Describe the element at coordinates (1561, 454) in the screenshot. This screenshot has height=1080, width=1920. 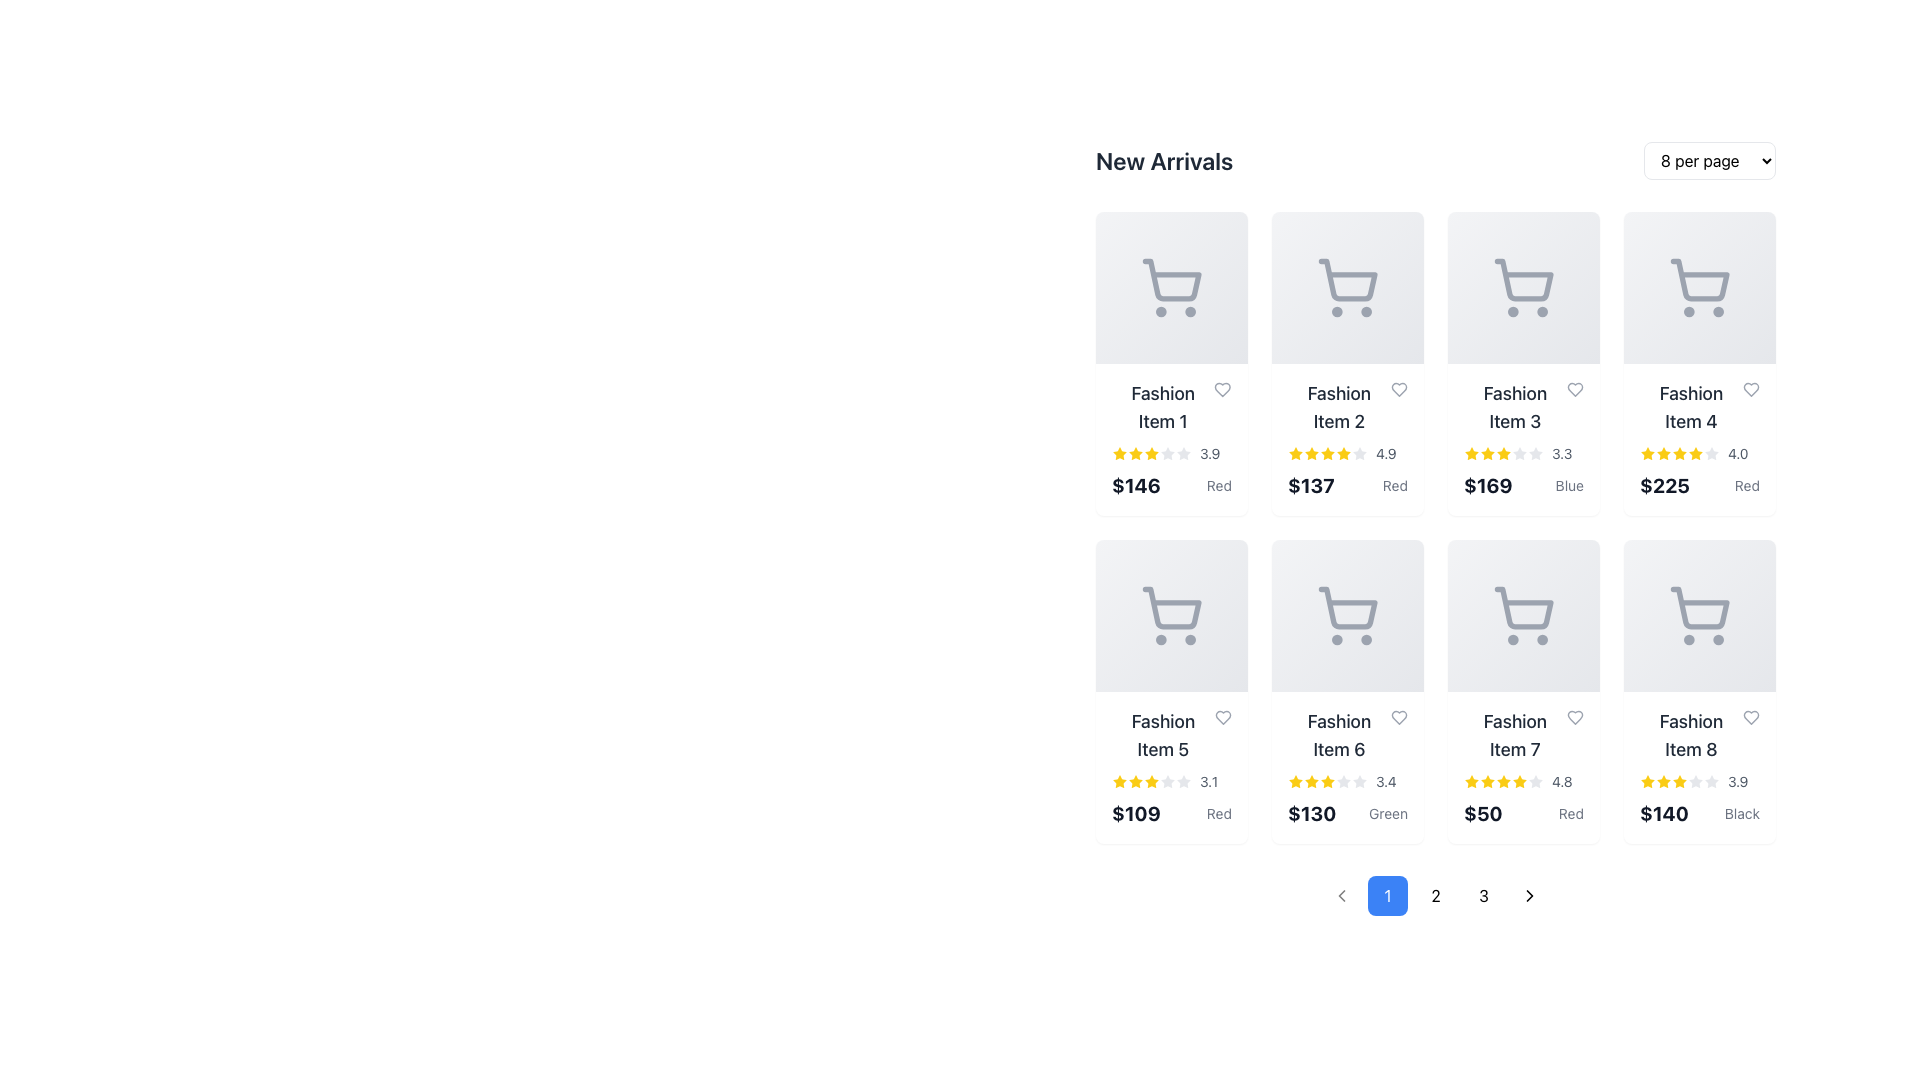
I see `the text label displaying additional information about the rating for 'Fashion Item 3', located at the bottom right of the item's card layout` at that location.